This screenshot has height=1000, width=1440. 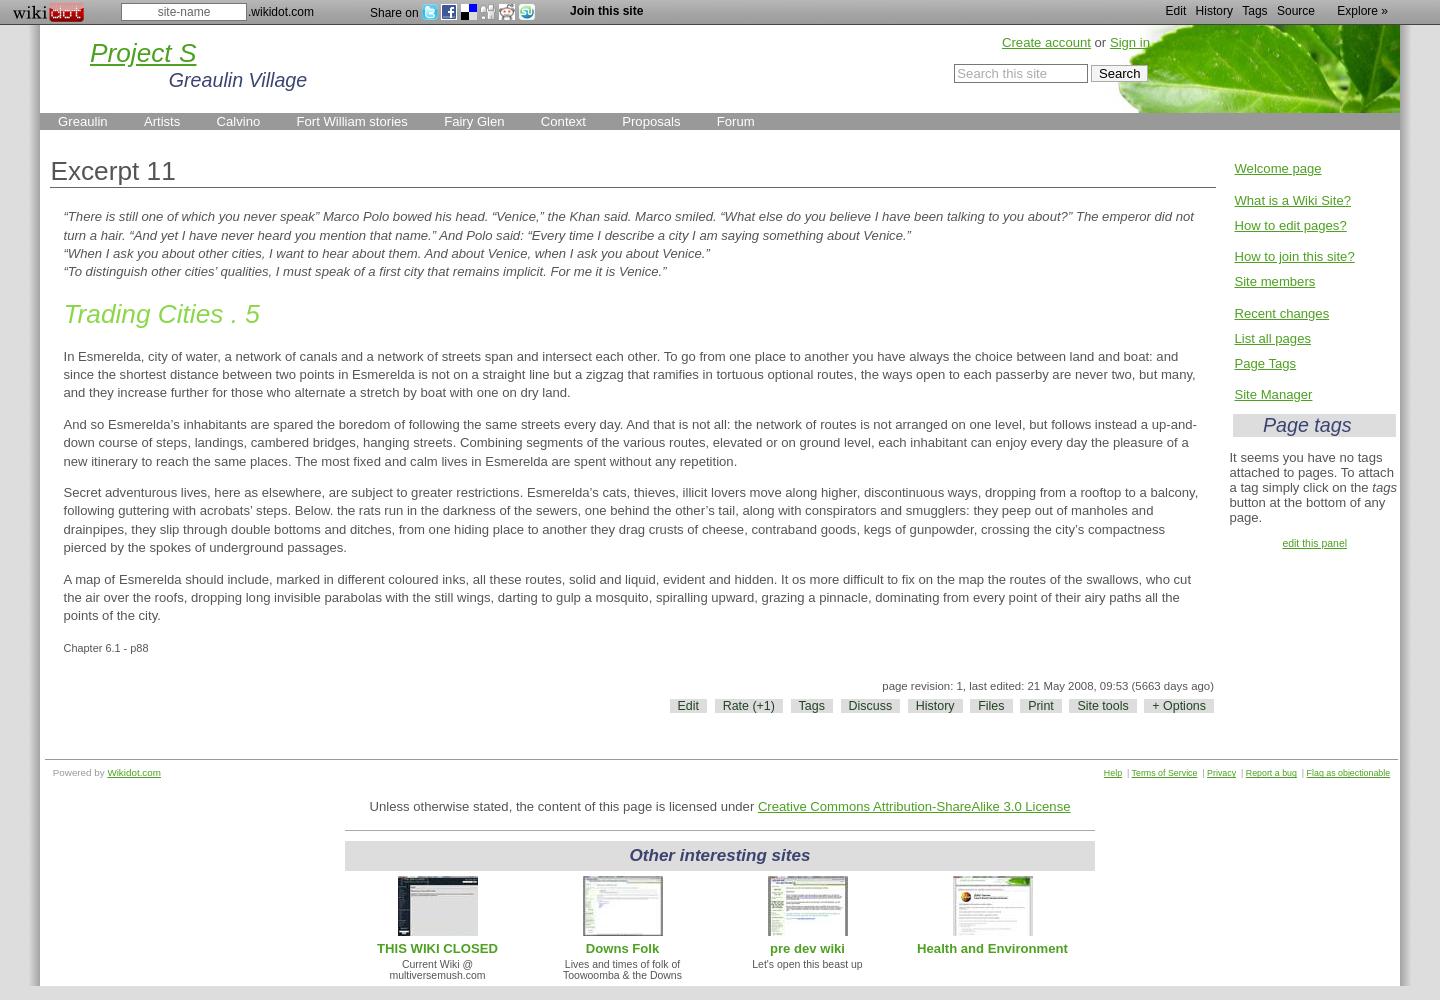 I want to click on 'Files', so click(x=990, y=705).